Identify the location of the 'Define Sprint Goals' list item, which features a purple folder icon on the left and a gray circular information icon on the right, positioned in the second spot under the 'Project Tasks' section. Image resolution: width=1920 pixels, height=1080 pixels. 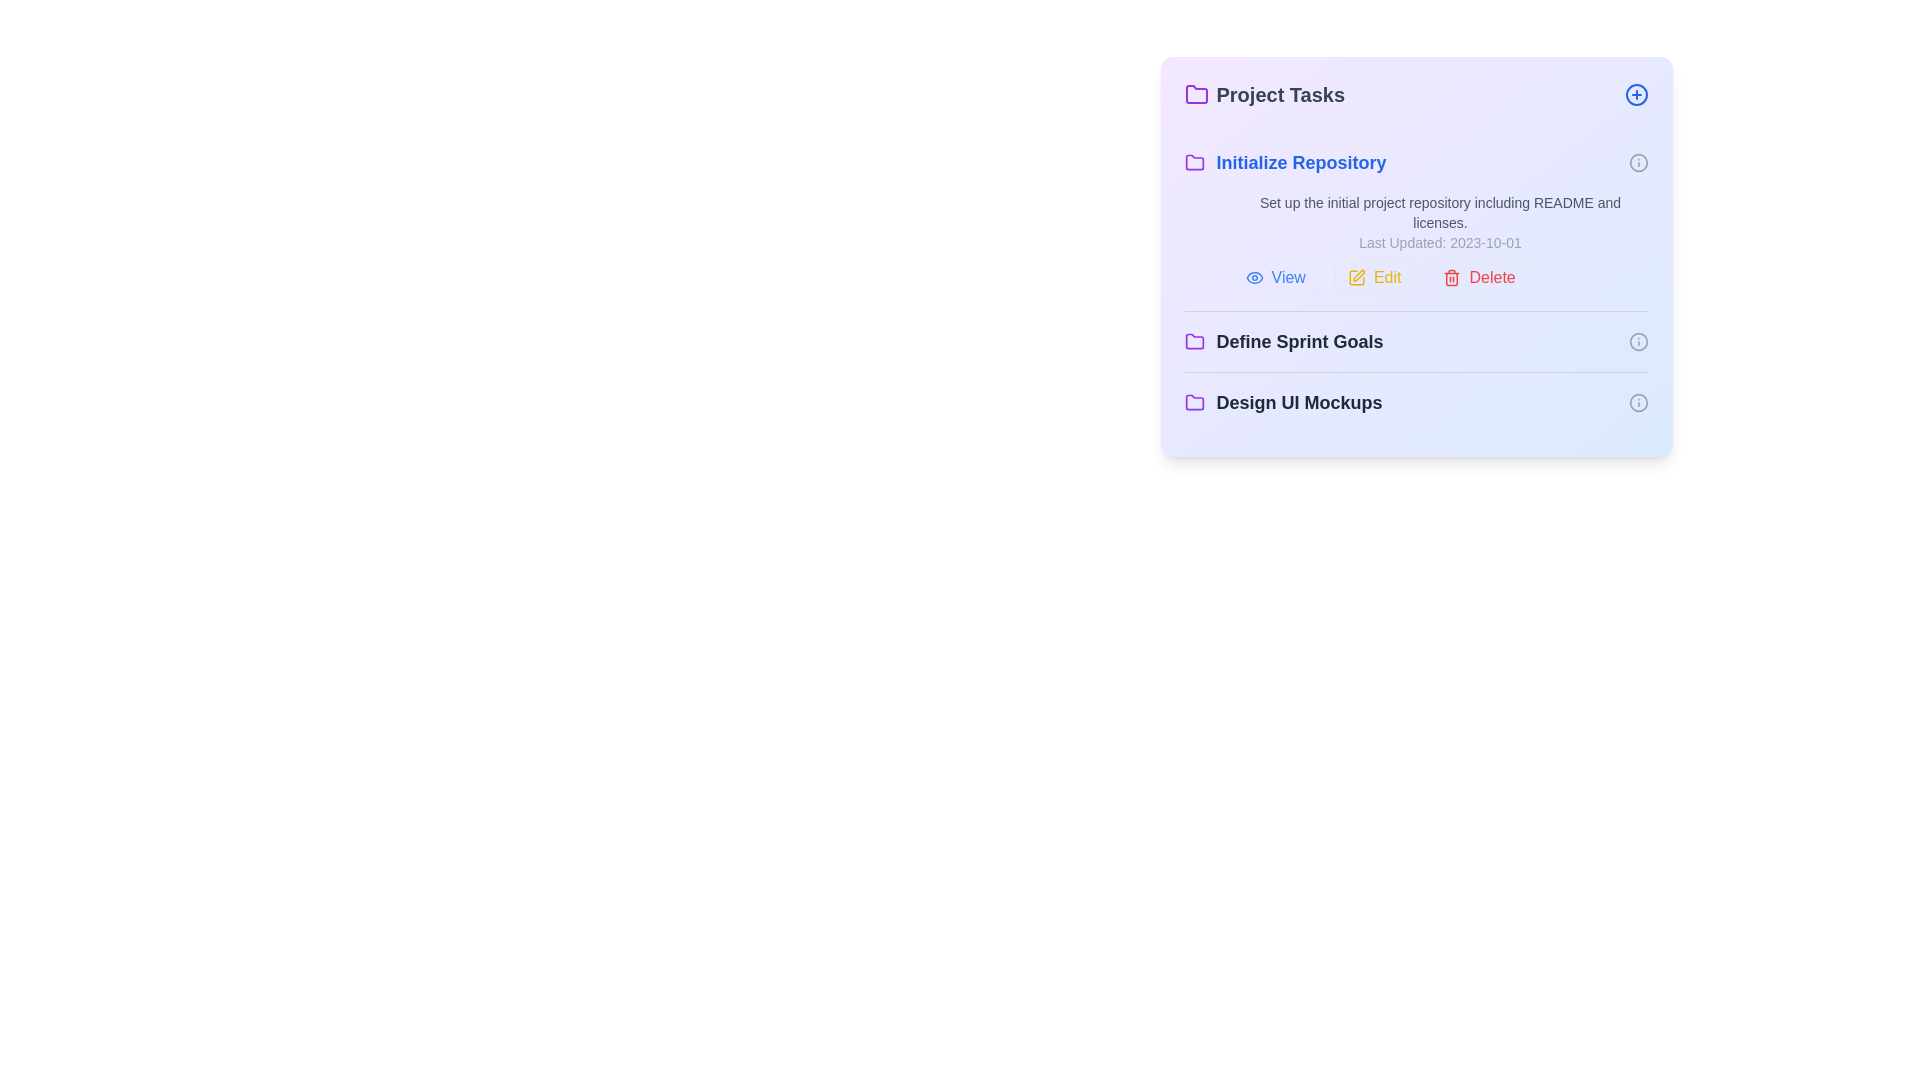
(1415, 340).